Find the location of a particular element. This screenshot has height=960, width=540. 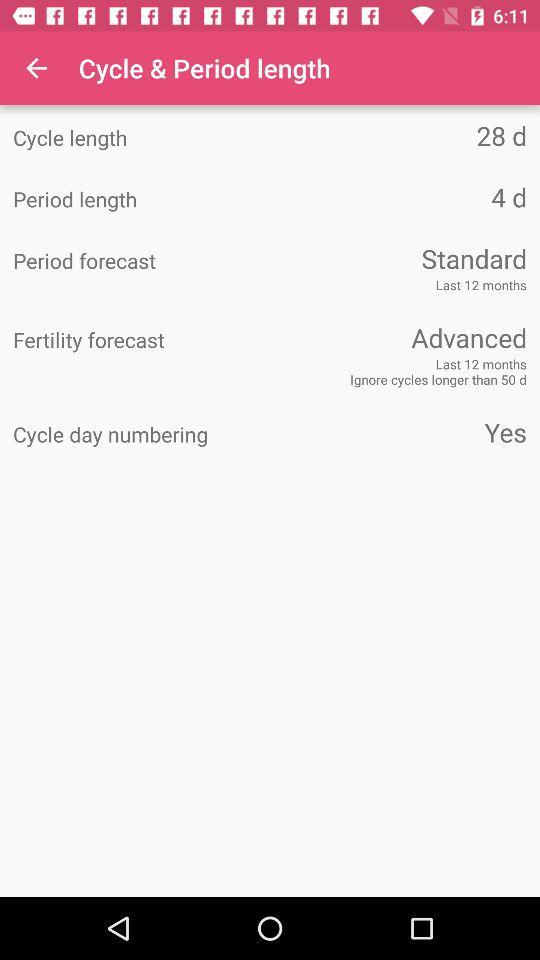

the icon next to the standard is located at coordinates (140, 260).